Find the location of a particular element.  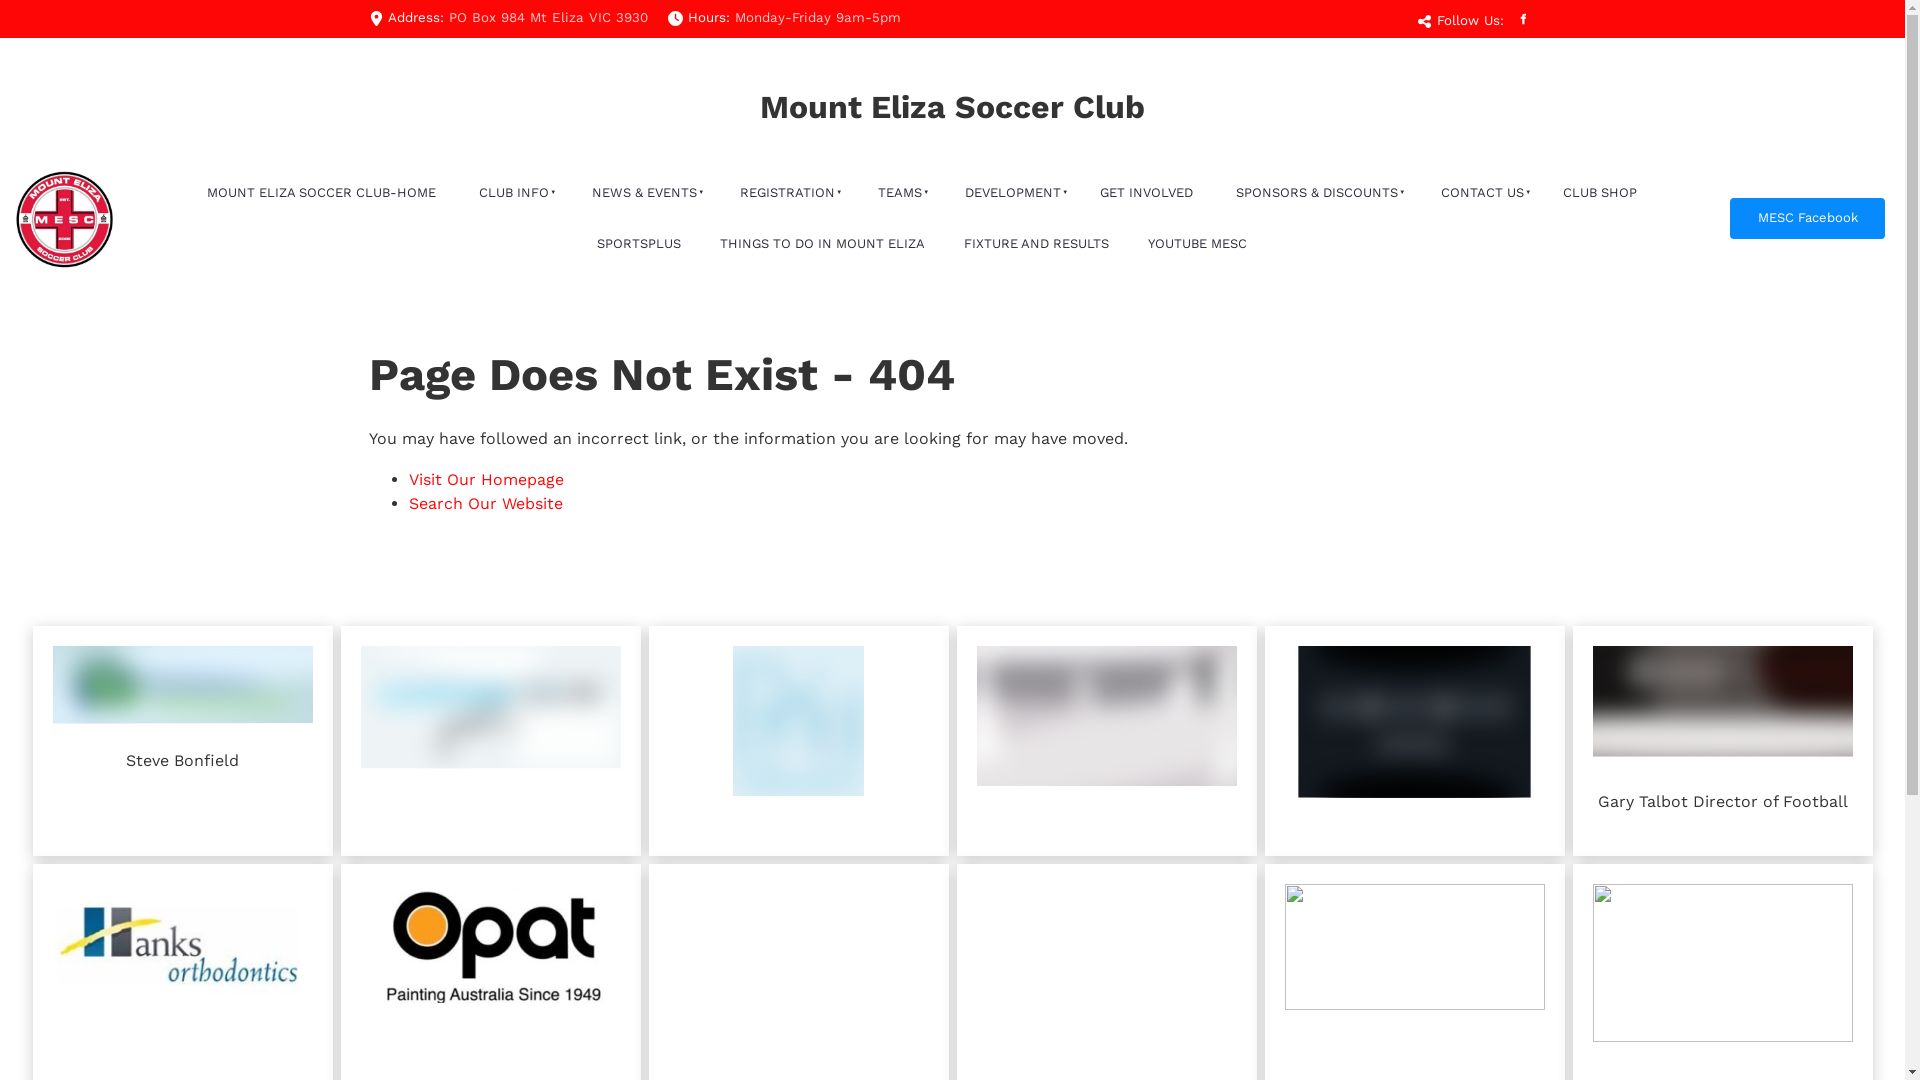

'YOUTUBE MESC' is located at coordinates (1196, 243).